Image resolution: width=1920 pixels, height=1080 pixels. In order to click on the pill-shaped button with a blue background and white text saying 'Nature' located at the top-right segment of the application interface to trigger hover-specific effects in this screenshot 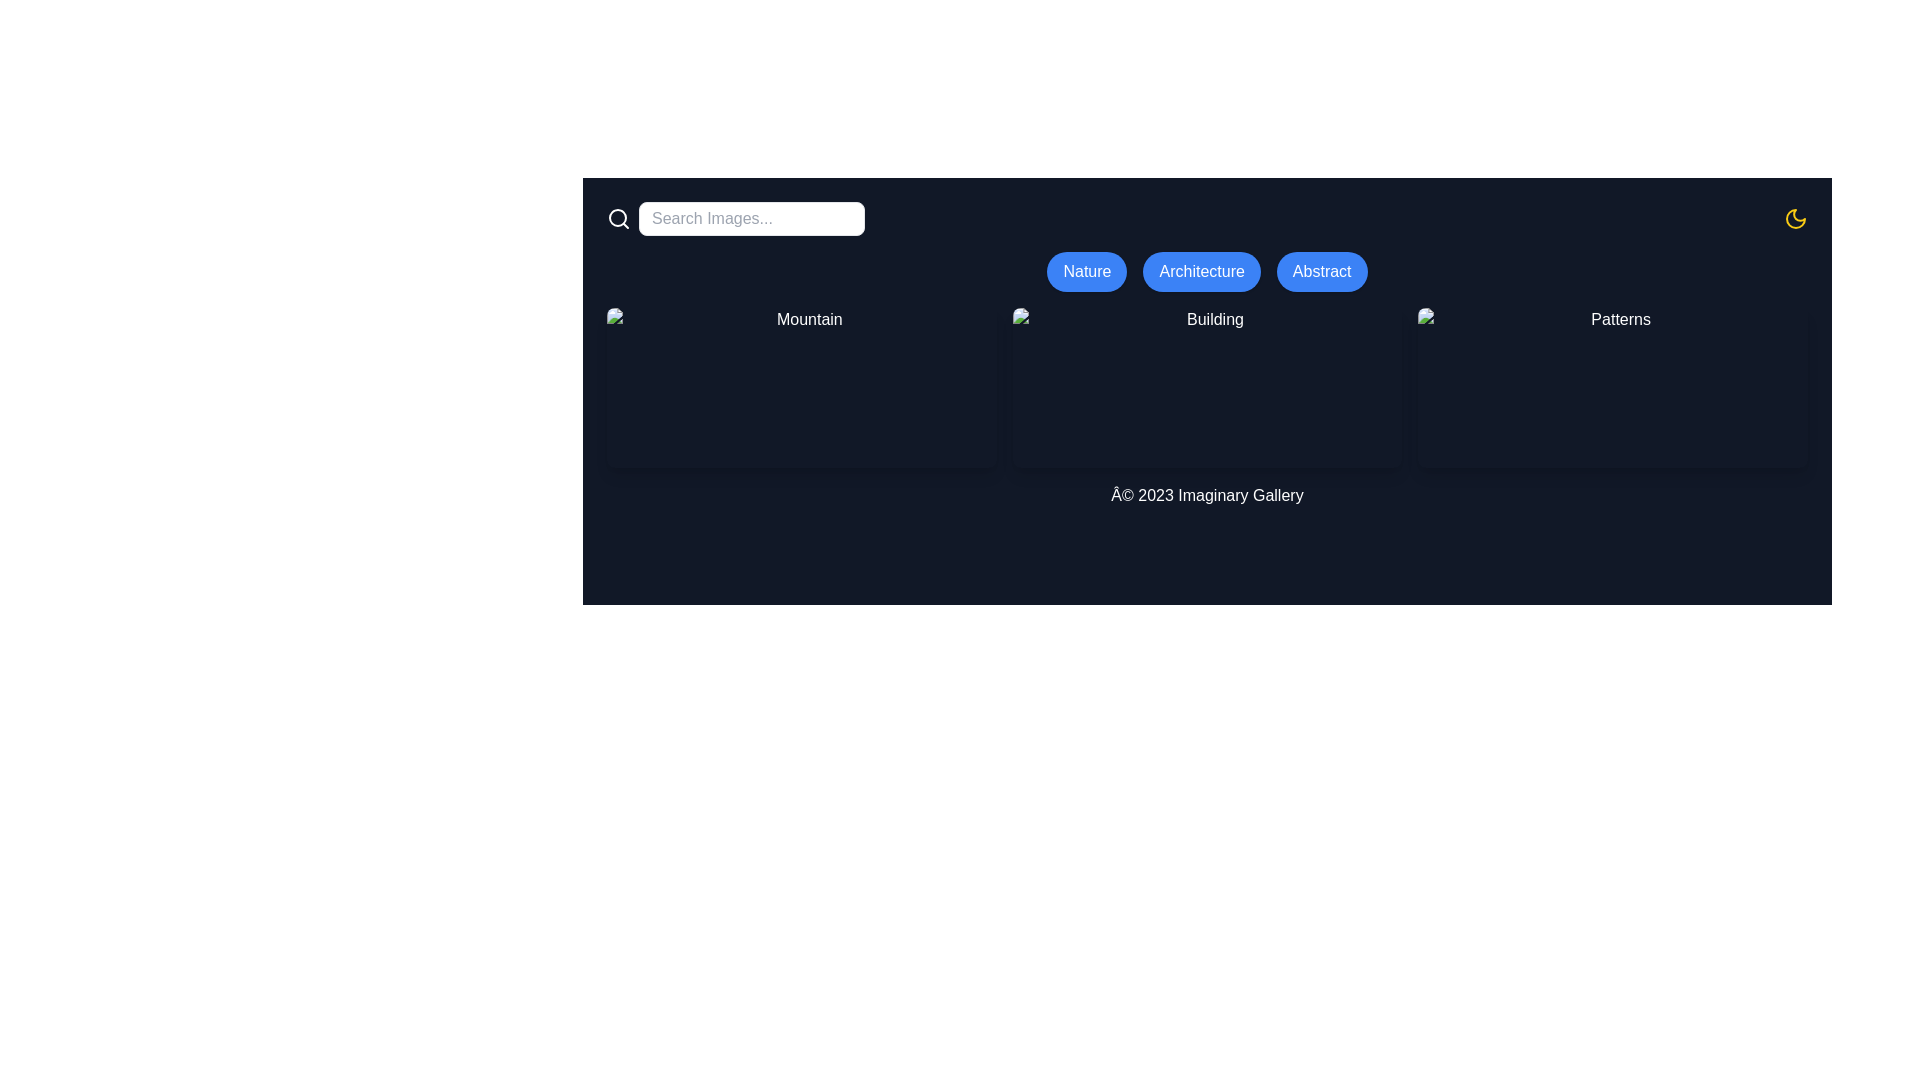, I will do `click(1086, 272)`.